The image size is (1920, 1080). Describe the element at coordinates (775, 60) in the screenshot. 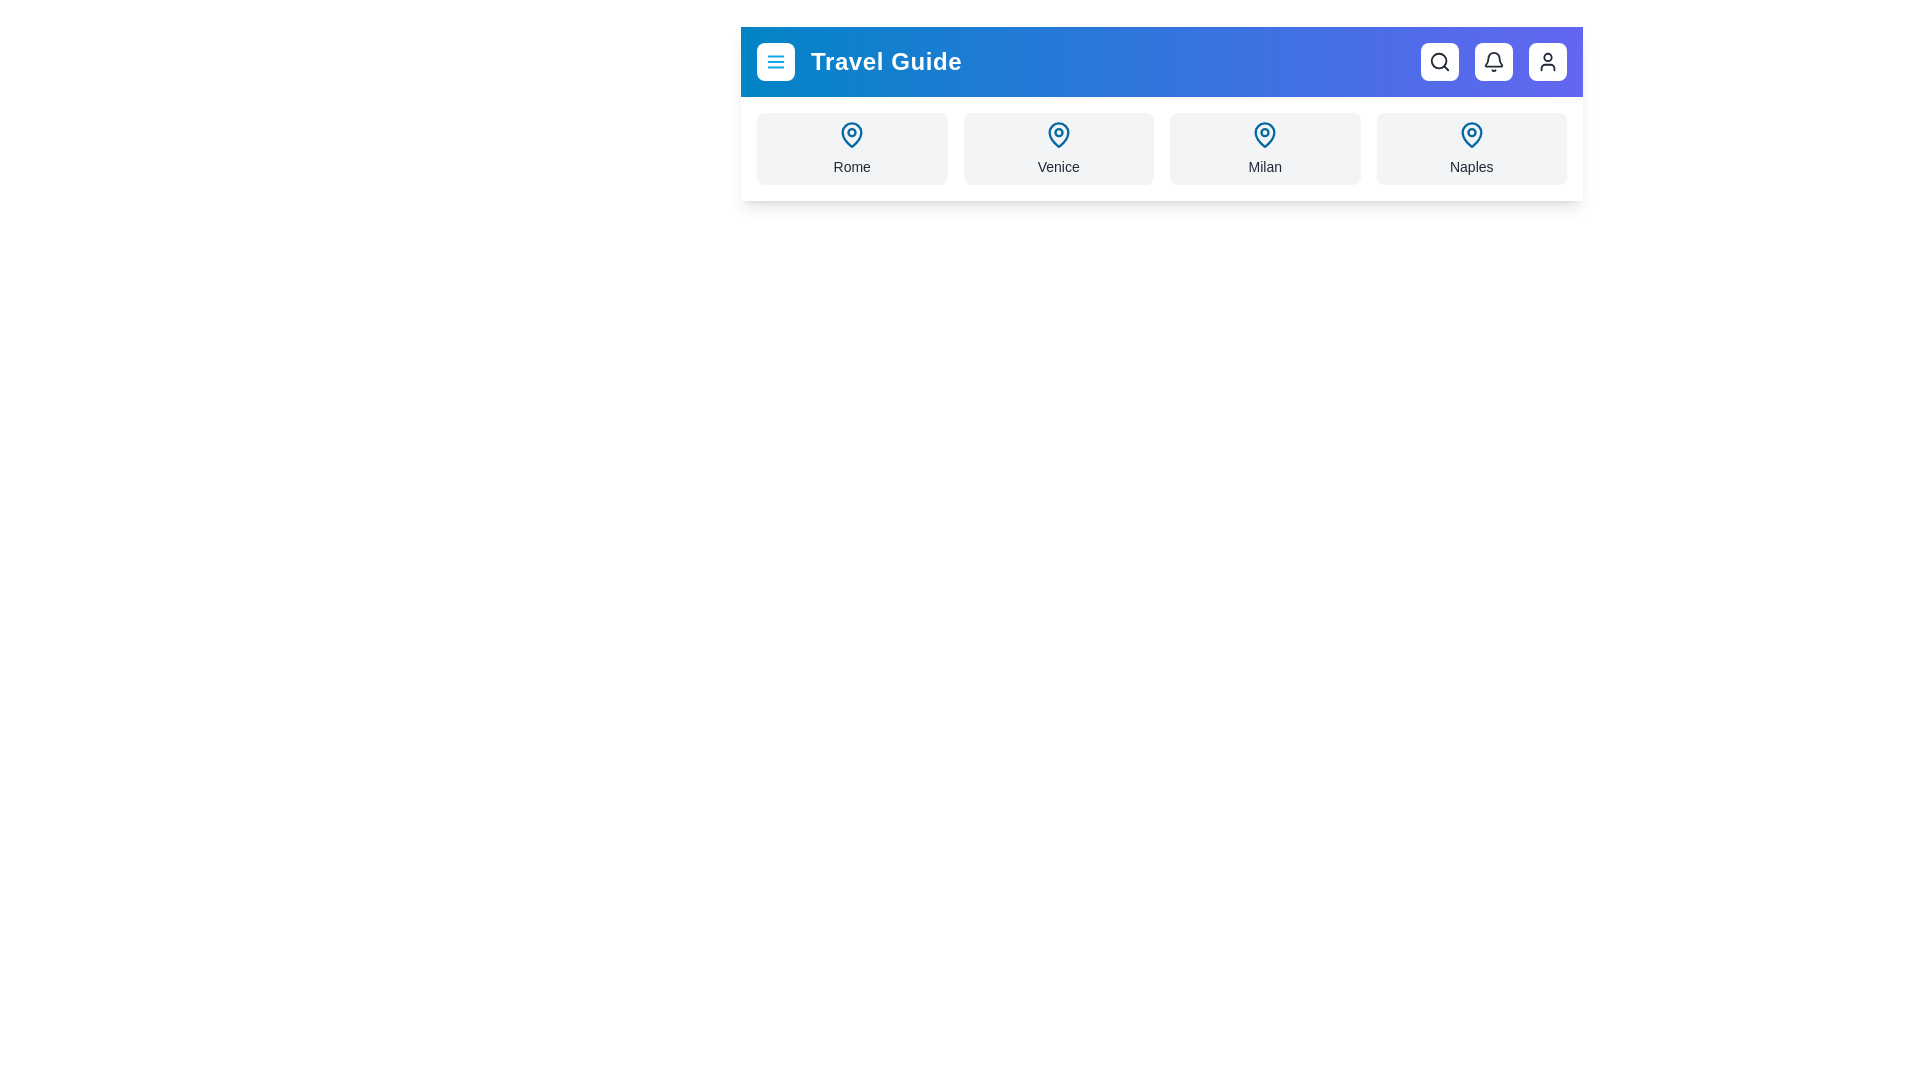

I see `the menu button to toggle the menu visibility` at that location.